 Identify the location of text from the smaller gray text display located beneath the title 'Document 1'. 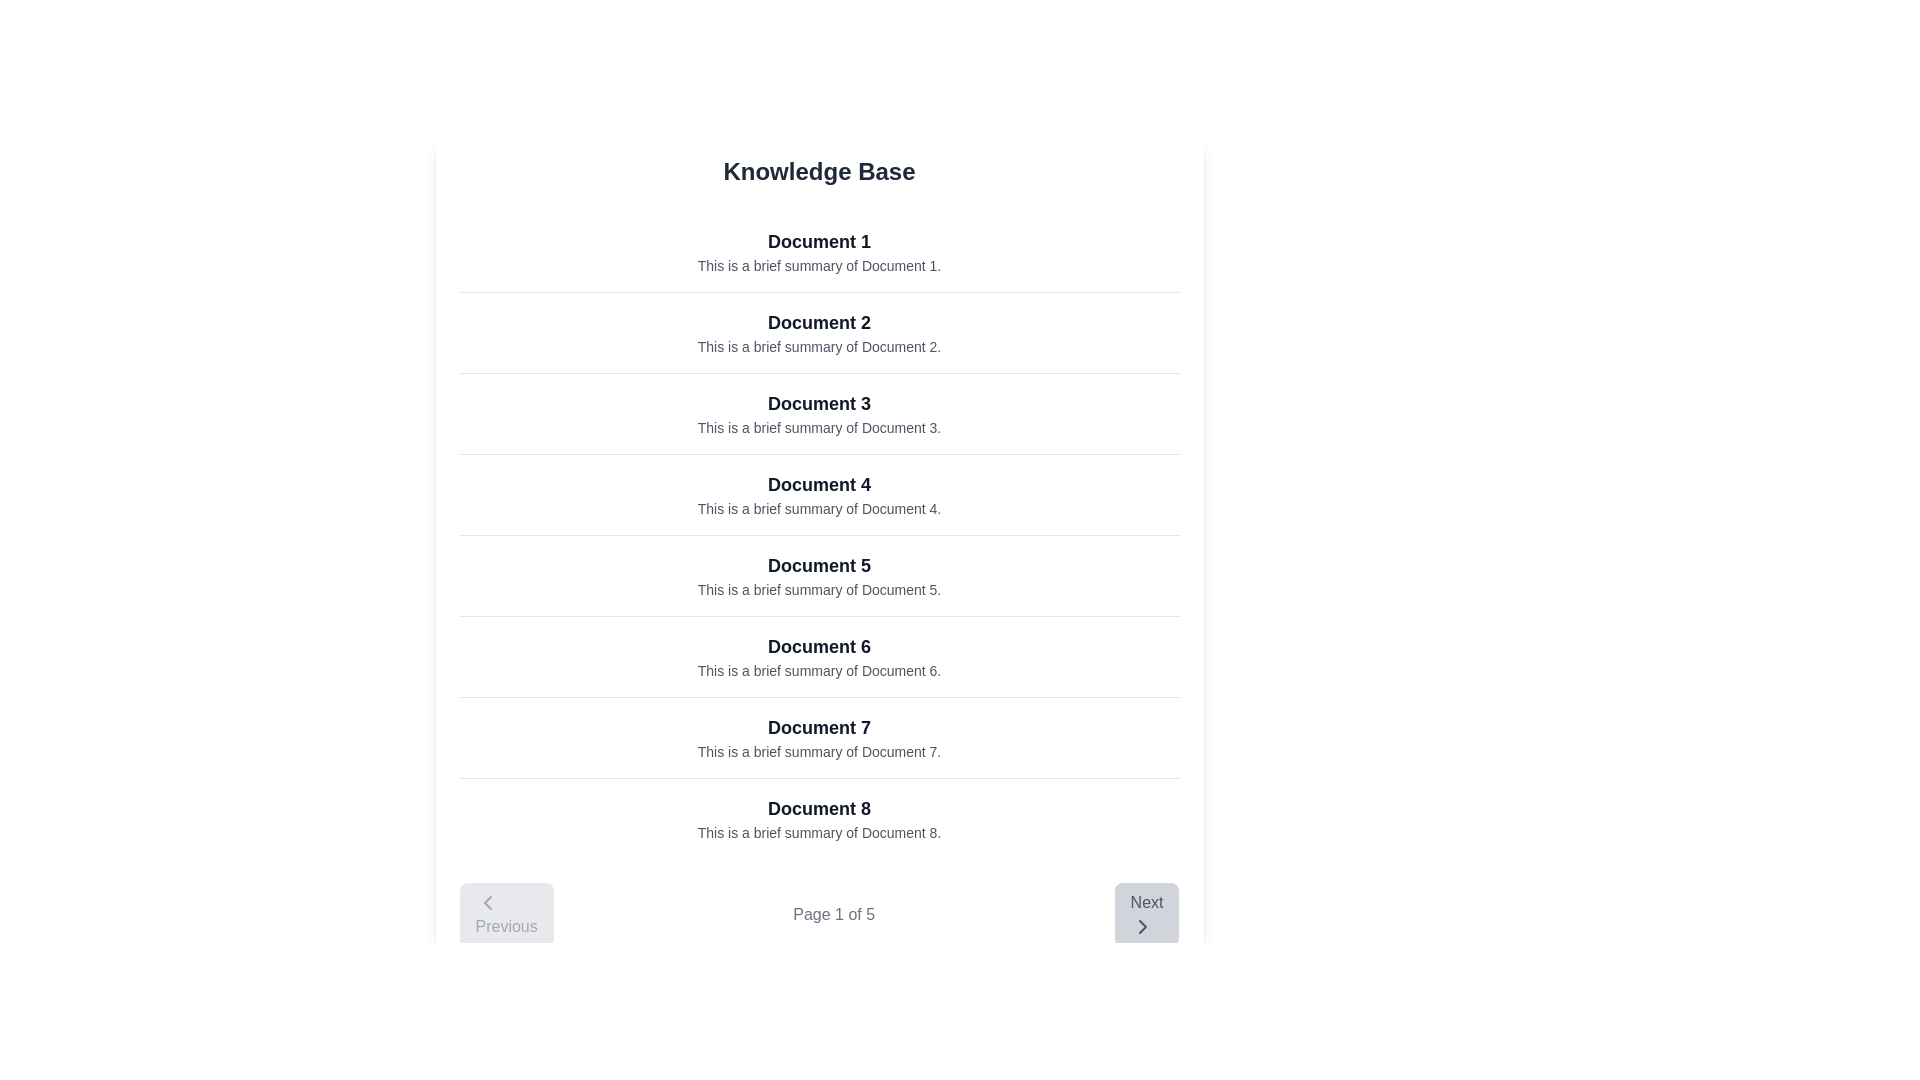
(819, 265).